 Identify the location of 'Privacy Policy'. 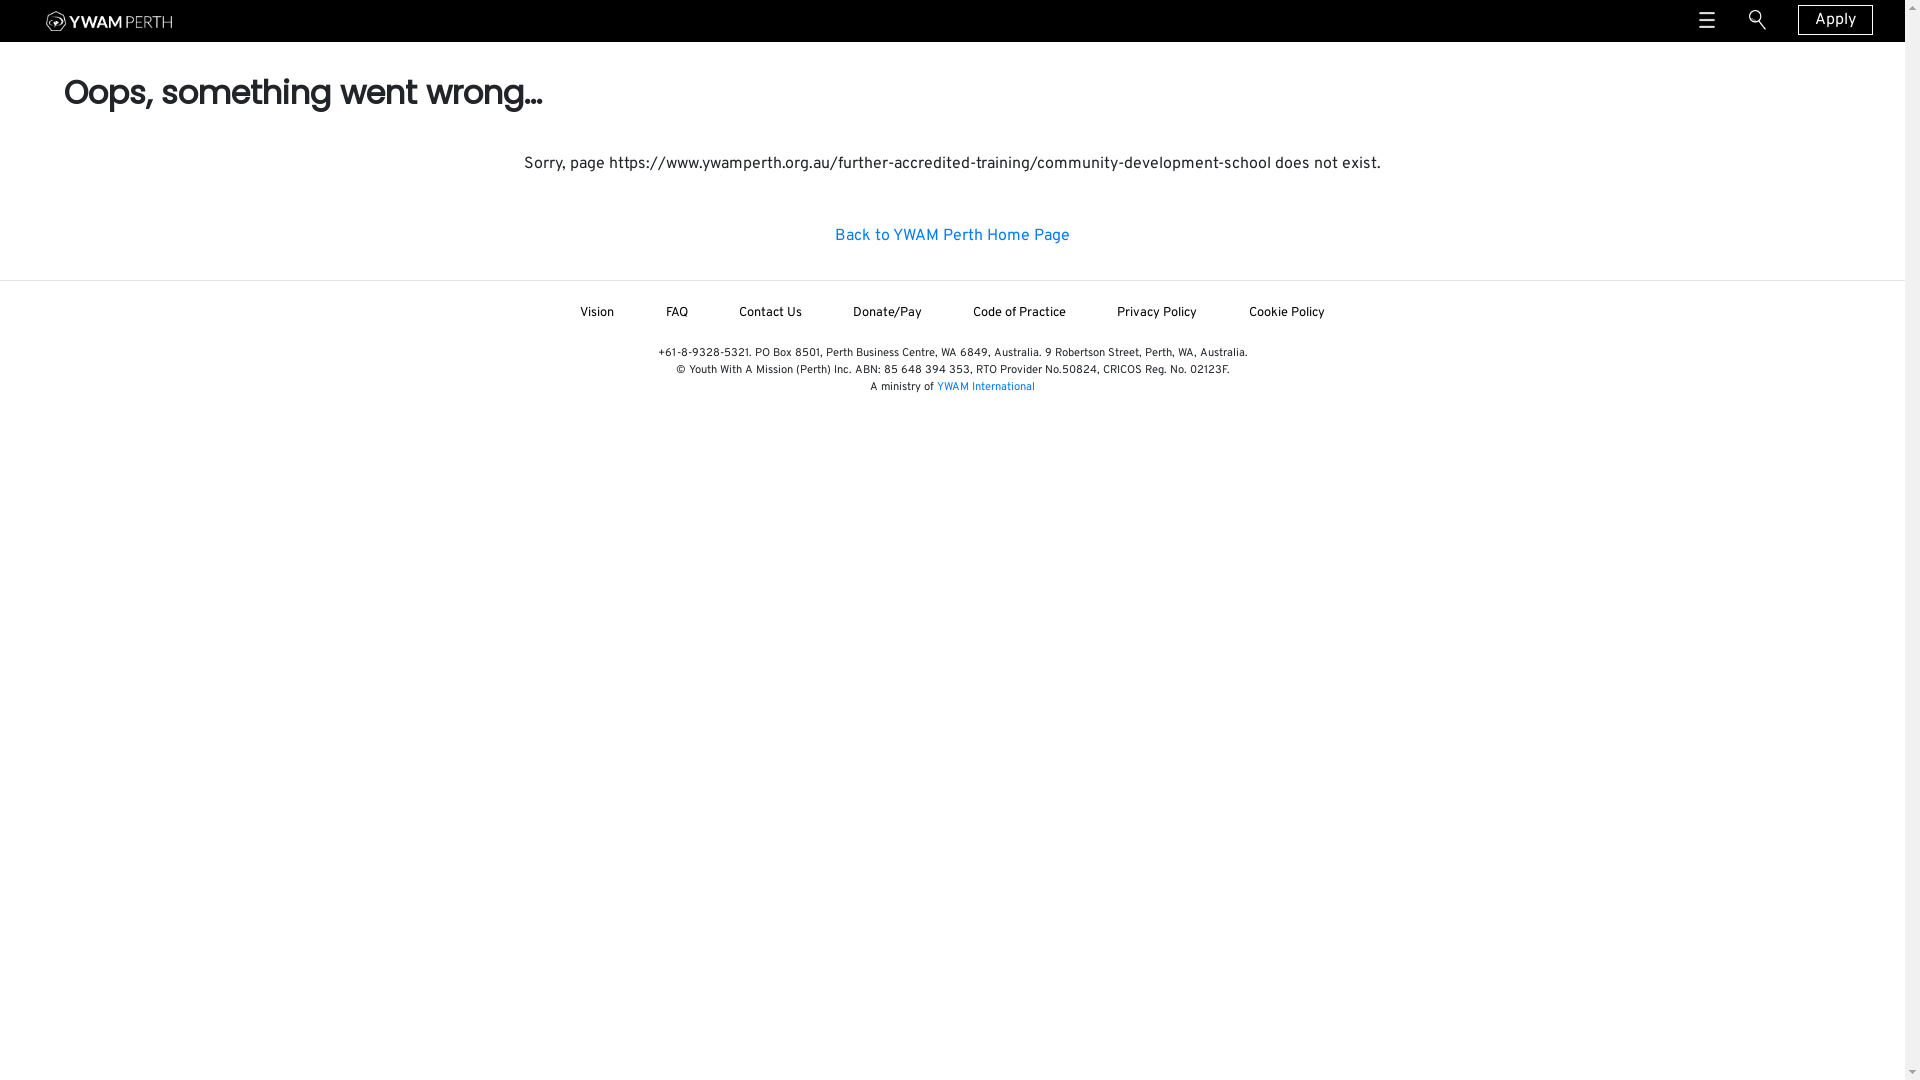
(1157, 312).